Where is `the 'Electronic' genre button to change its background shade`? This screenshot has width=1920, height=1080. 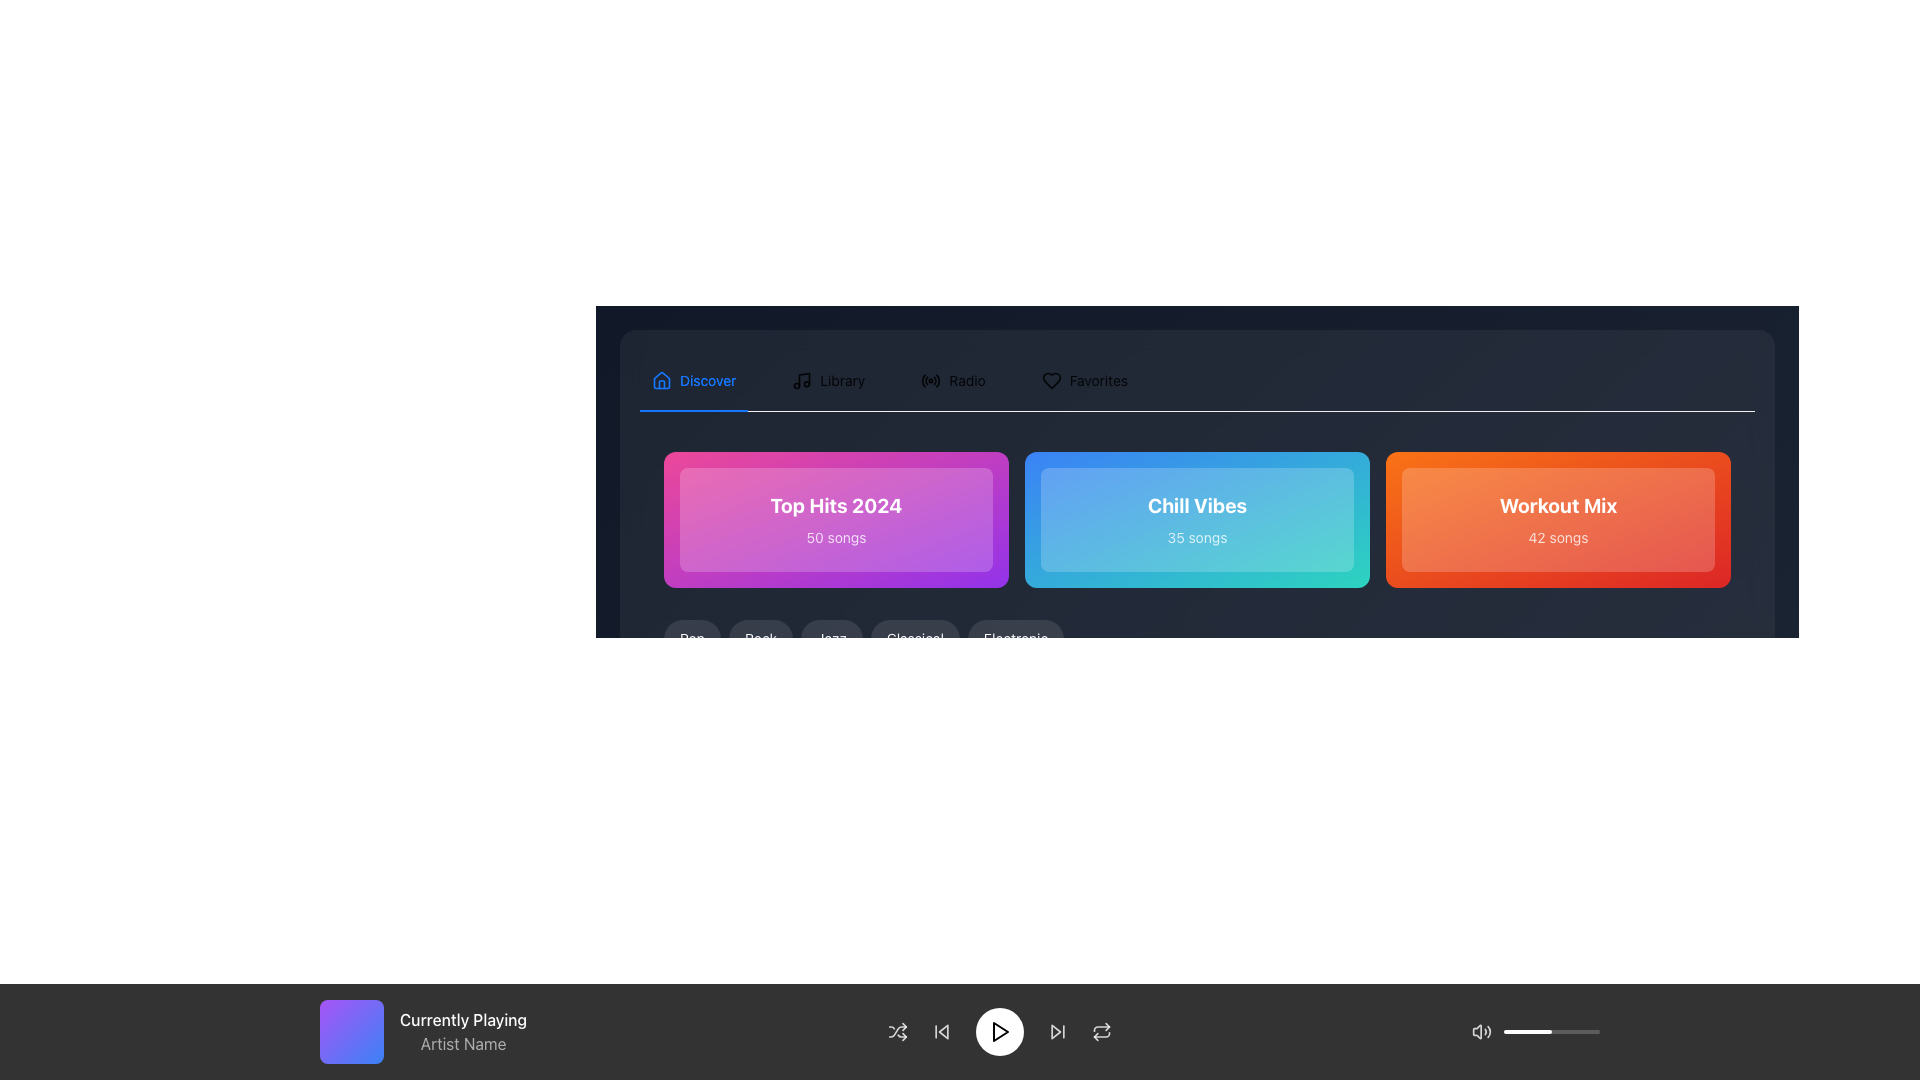
the 'Electronic' genre button to change its background shade is located at coordinates (1016, 639).